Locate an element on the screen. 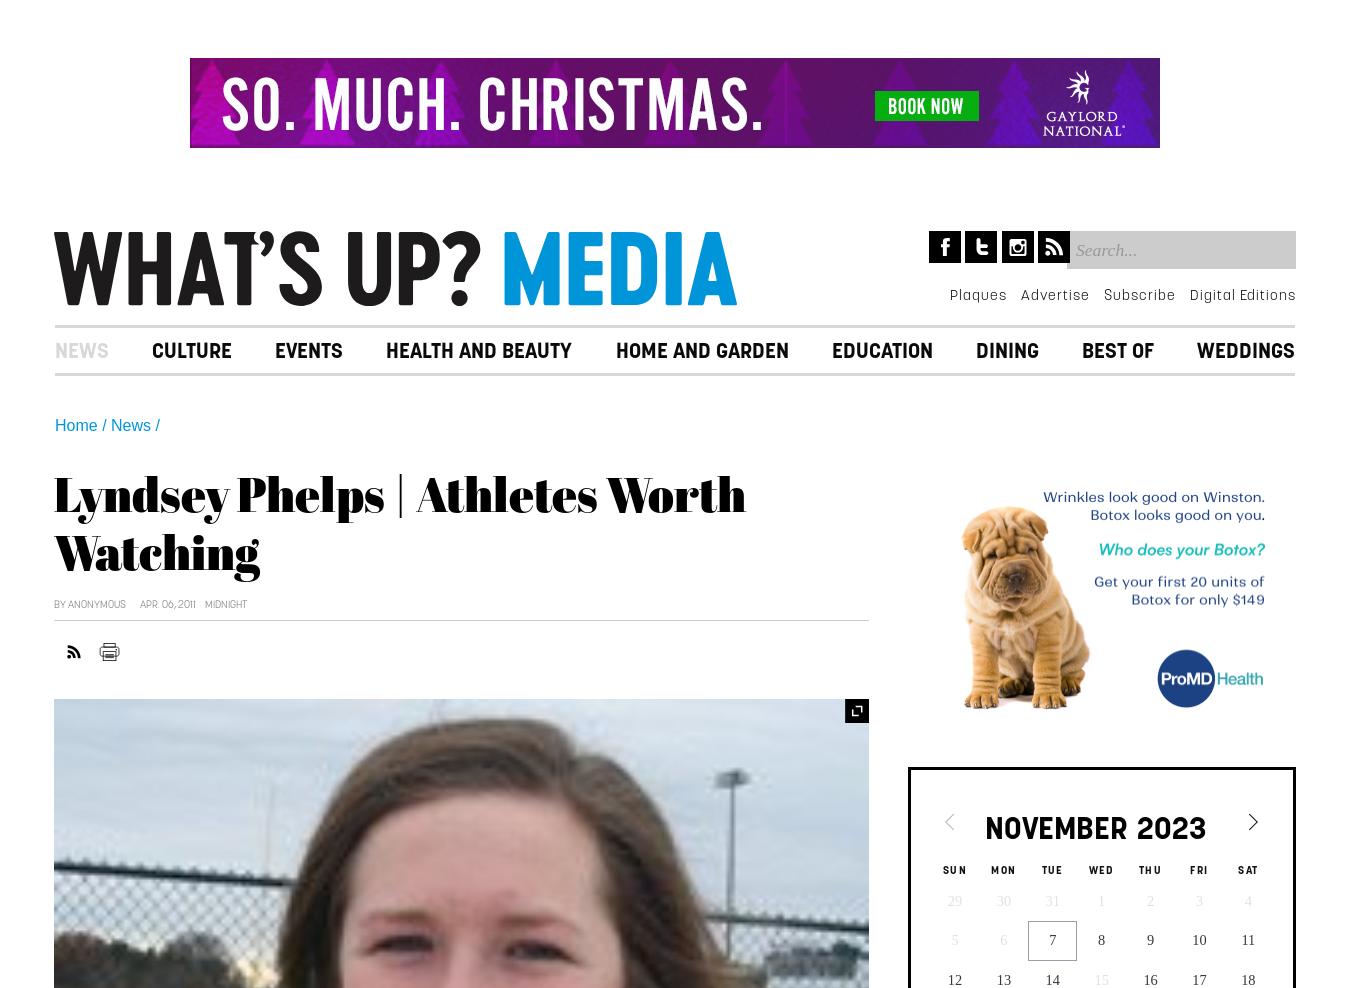 The height and width of the screenshot is (988, 1350). '7' is located at coordinates (1052, 939).